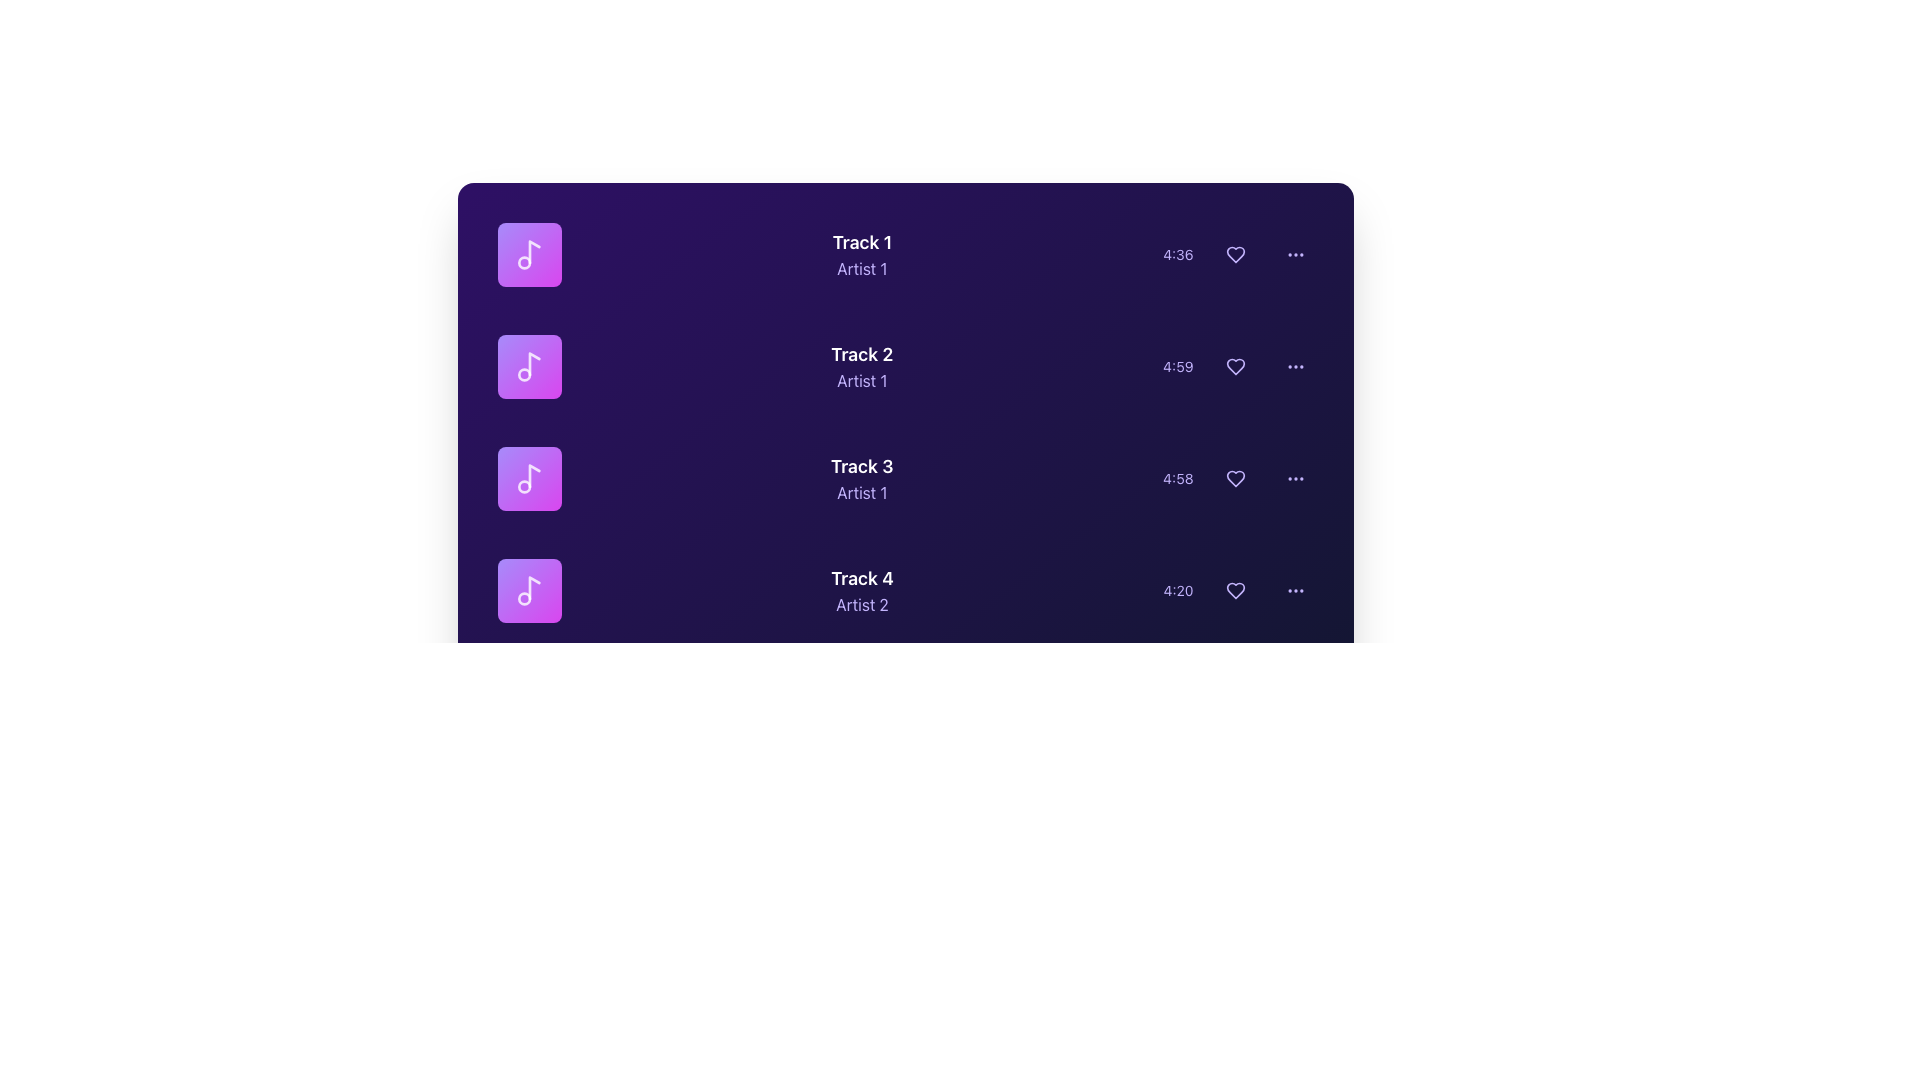 The width and height of the screenshot is (1920, 1080). I want to click on the Ellipsis icon button, which serves as an overflow menu for additional settings related to the music track item, so click(1295, 253).